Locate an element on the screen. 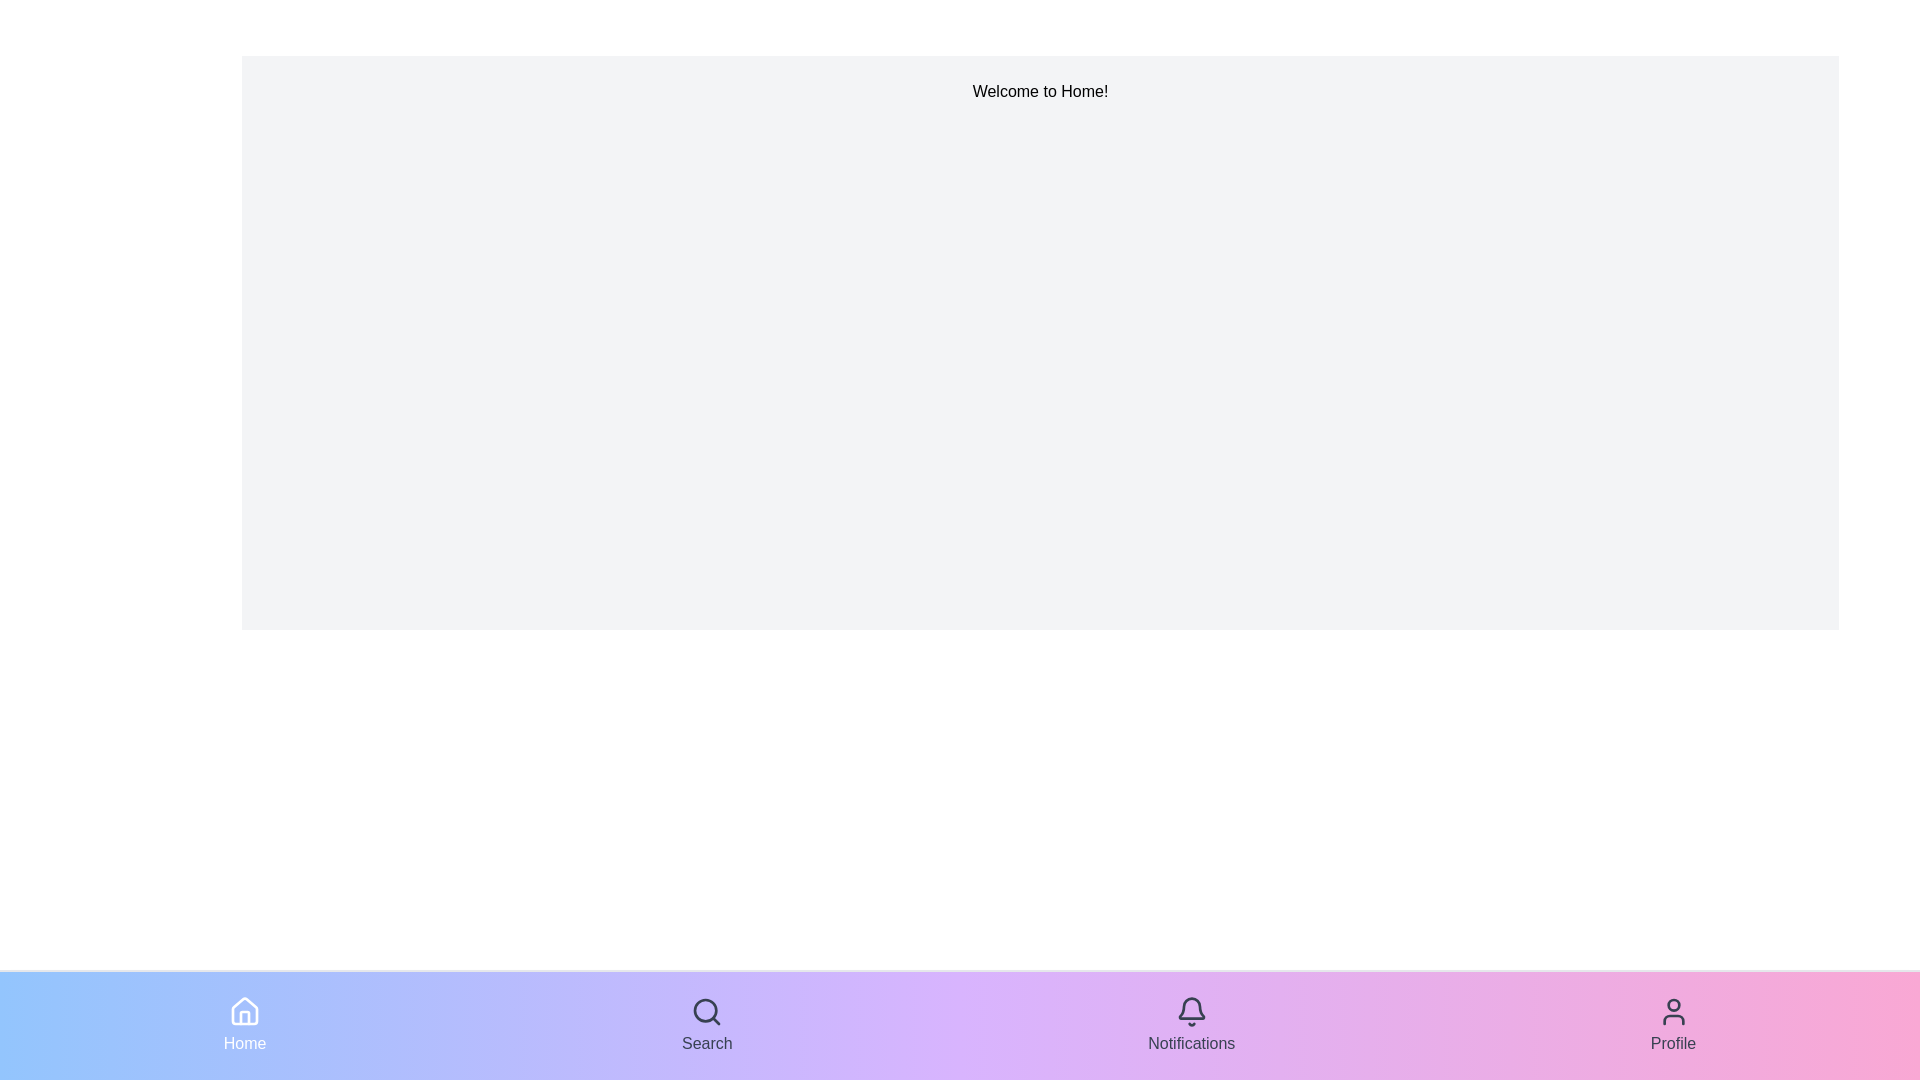 Image resolution: width=1920 pixels, height=1080 pixels. the profile navigation button located as the fourth item in the bottom horizontal navigation bar is located at coordinates (1673, 1026).